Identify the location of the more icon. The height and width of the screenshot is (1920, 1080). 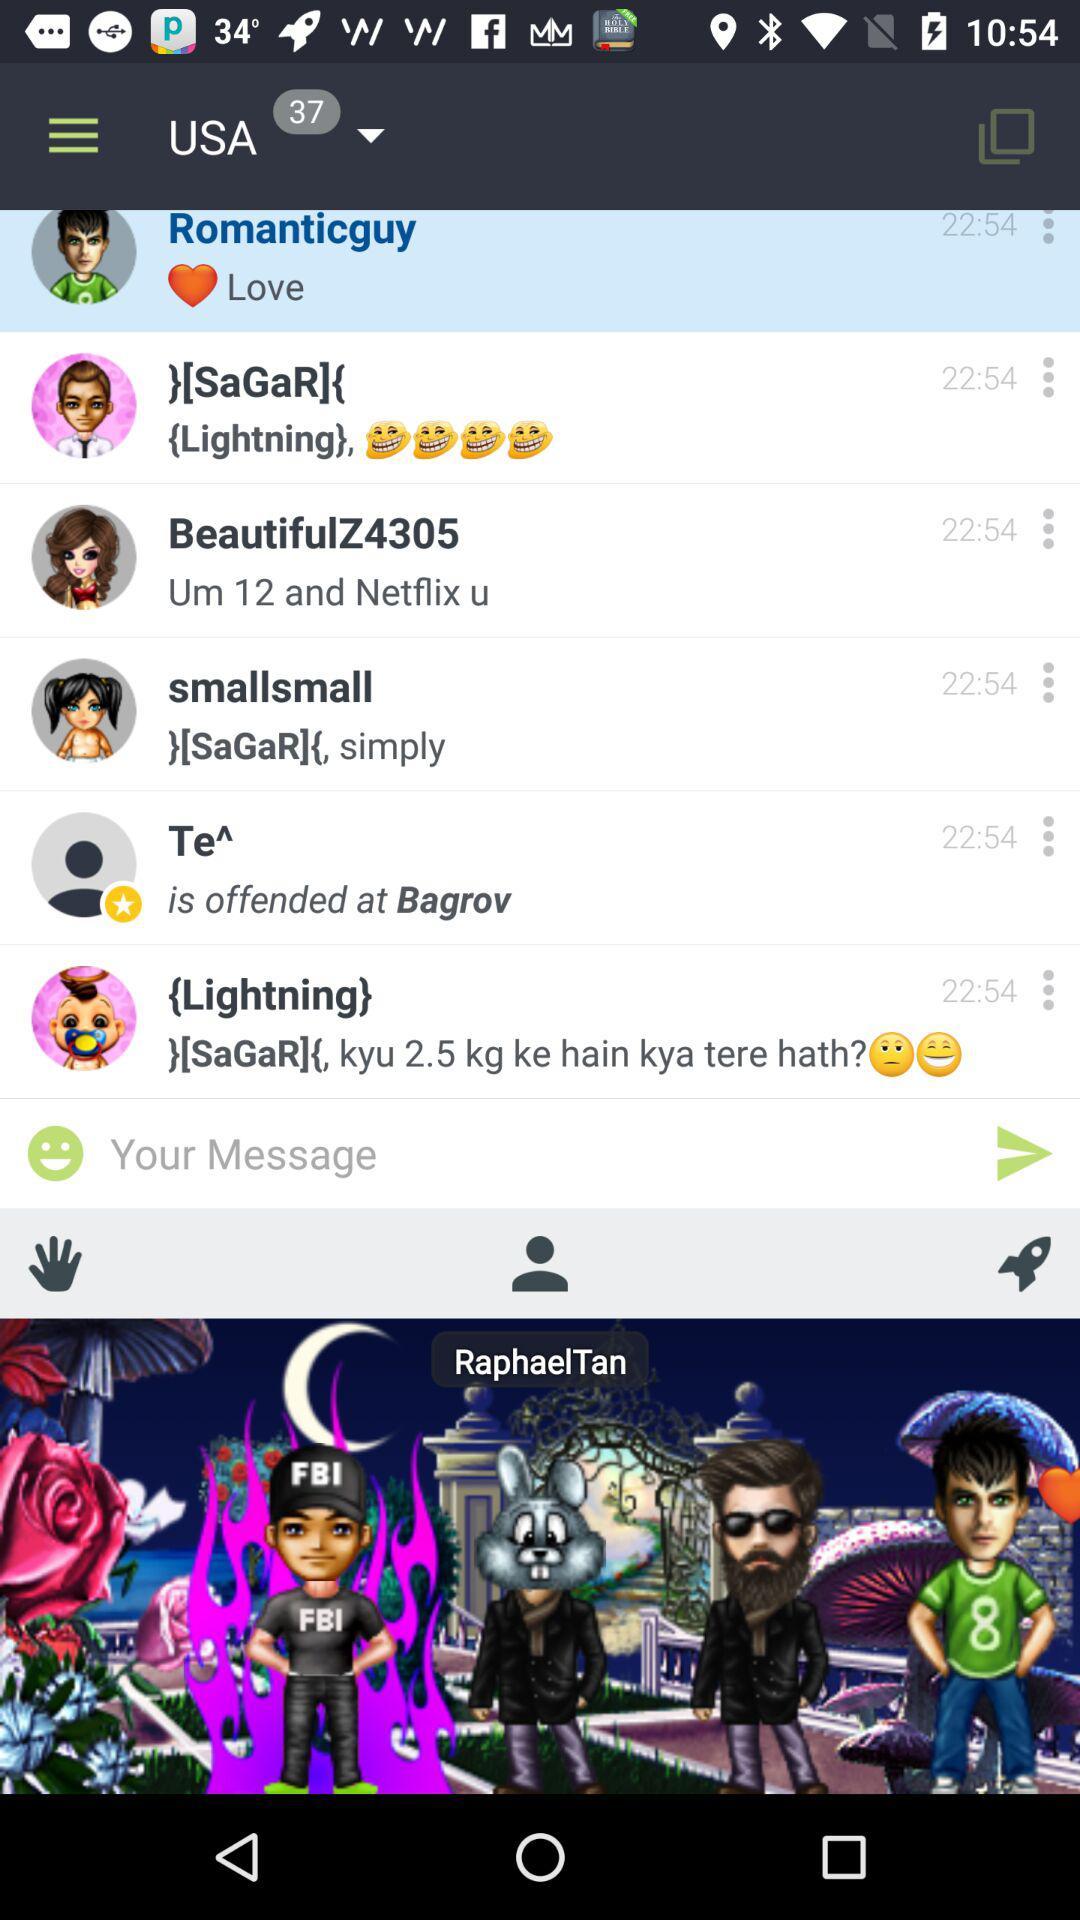
(1047, 836).